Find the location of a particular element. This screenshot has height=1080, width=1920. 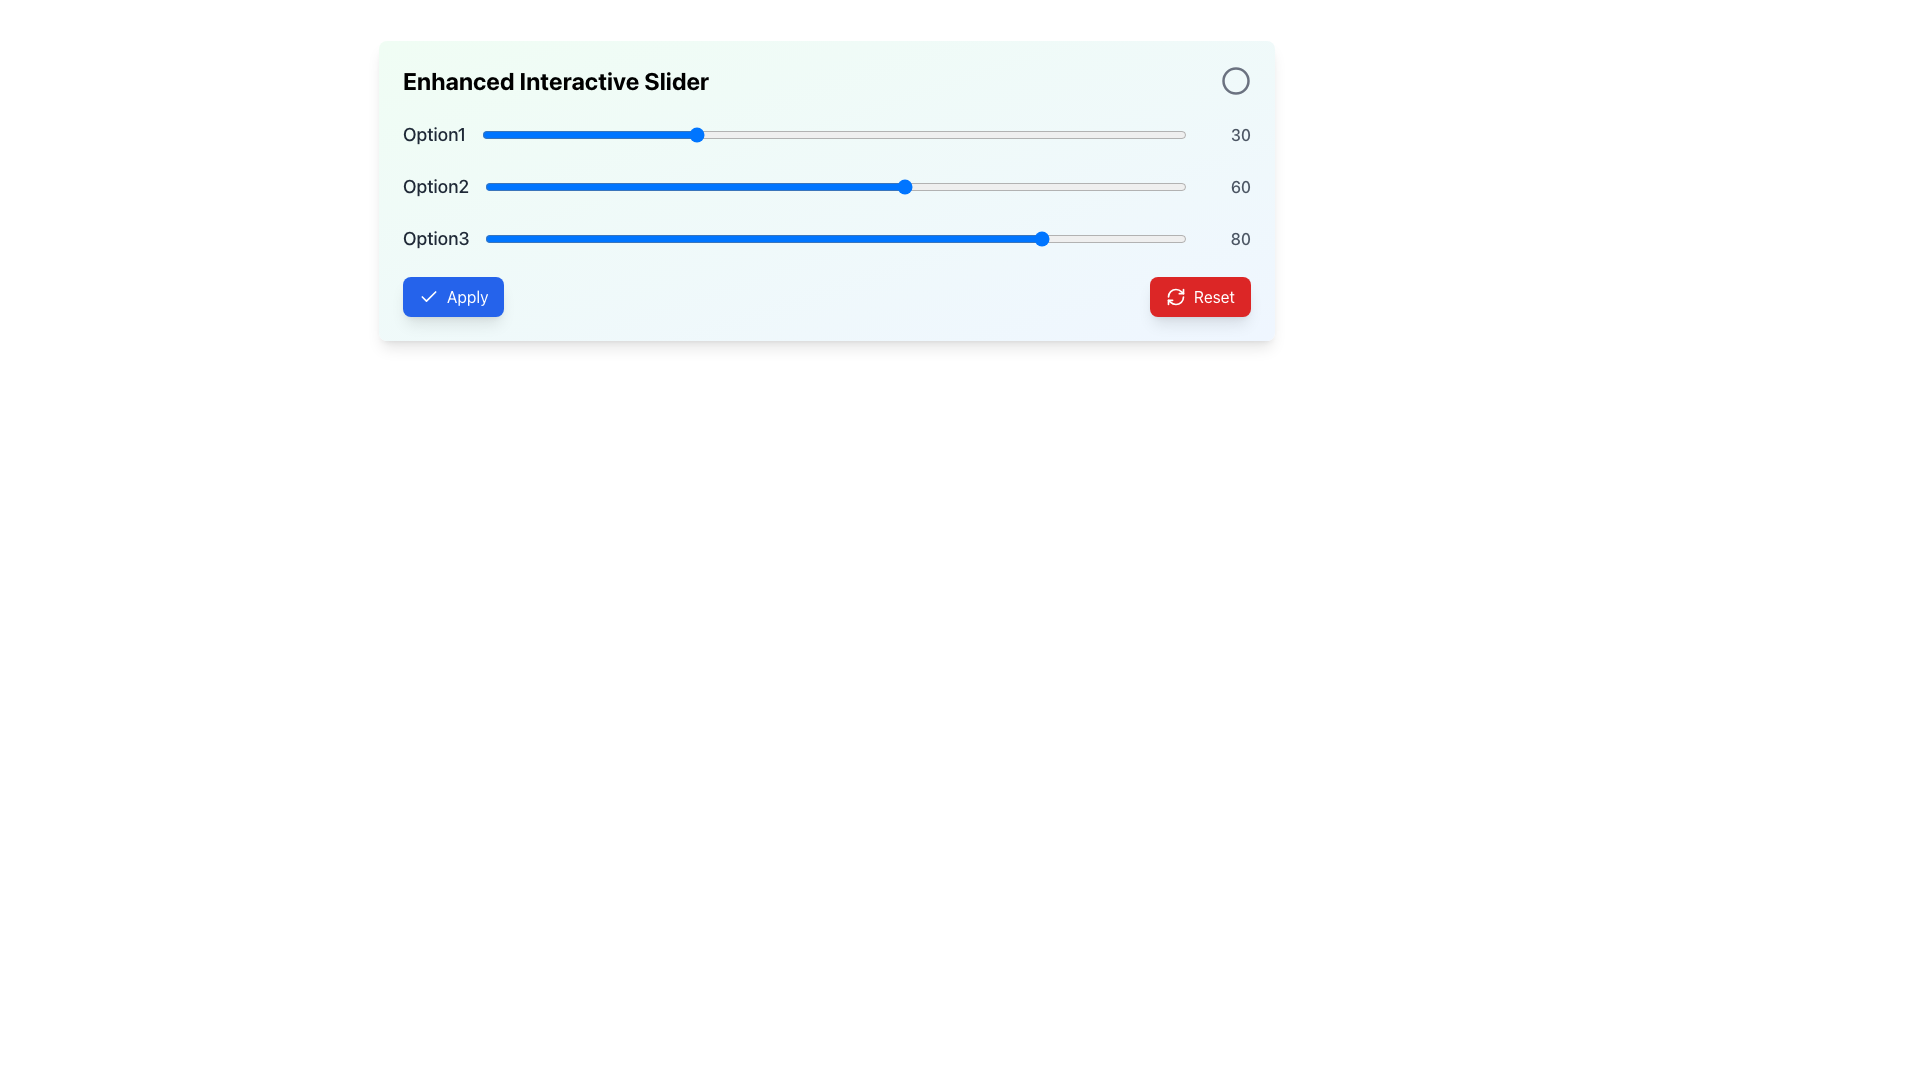

the slider is located at coordinates (572, 135).